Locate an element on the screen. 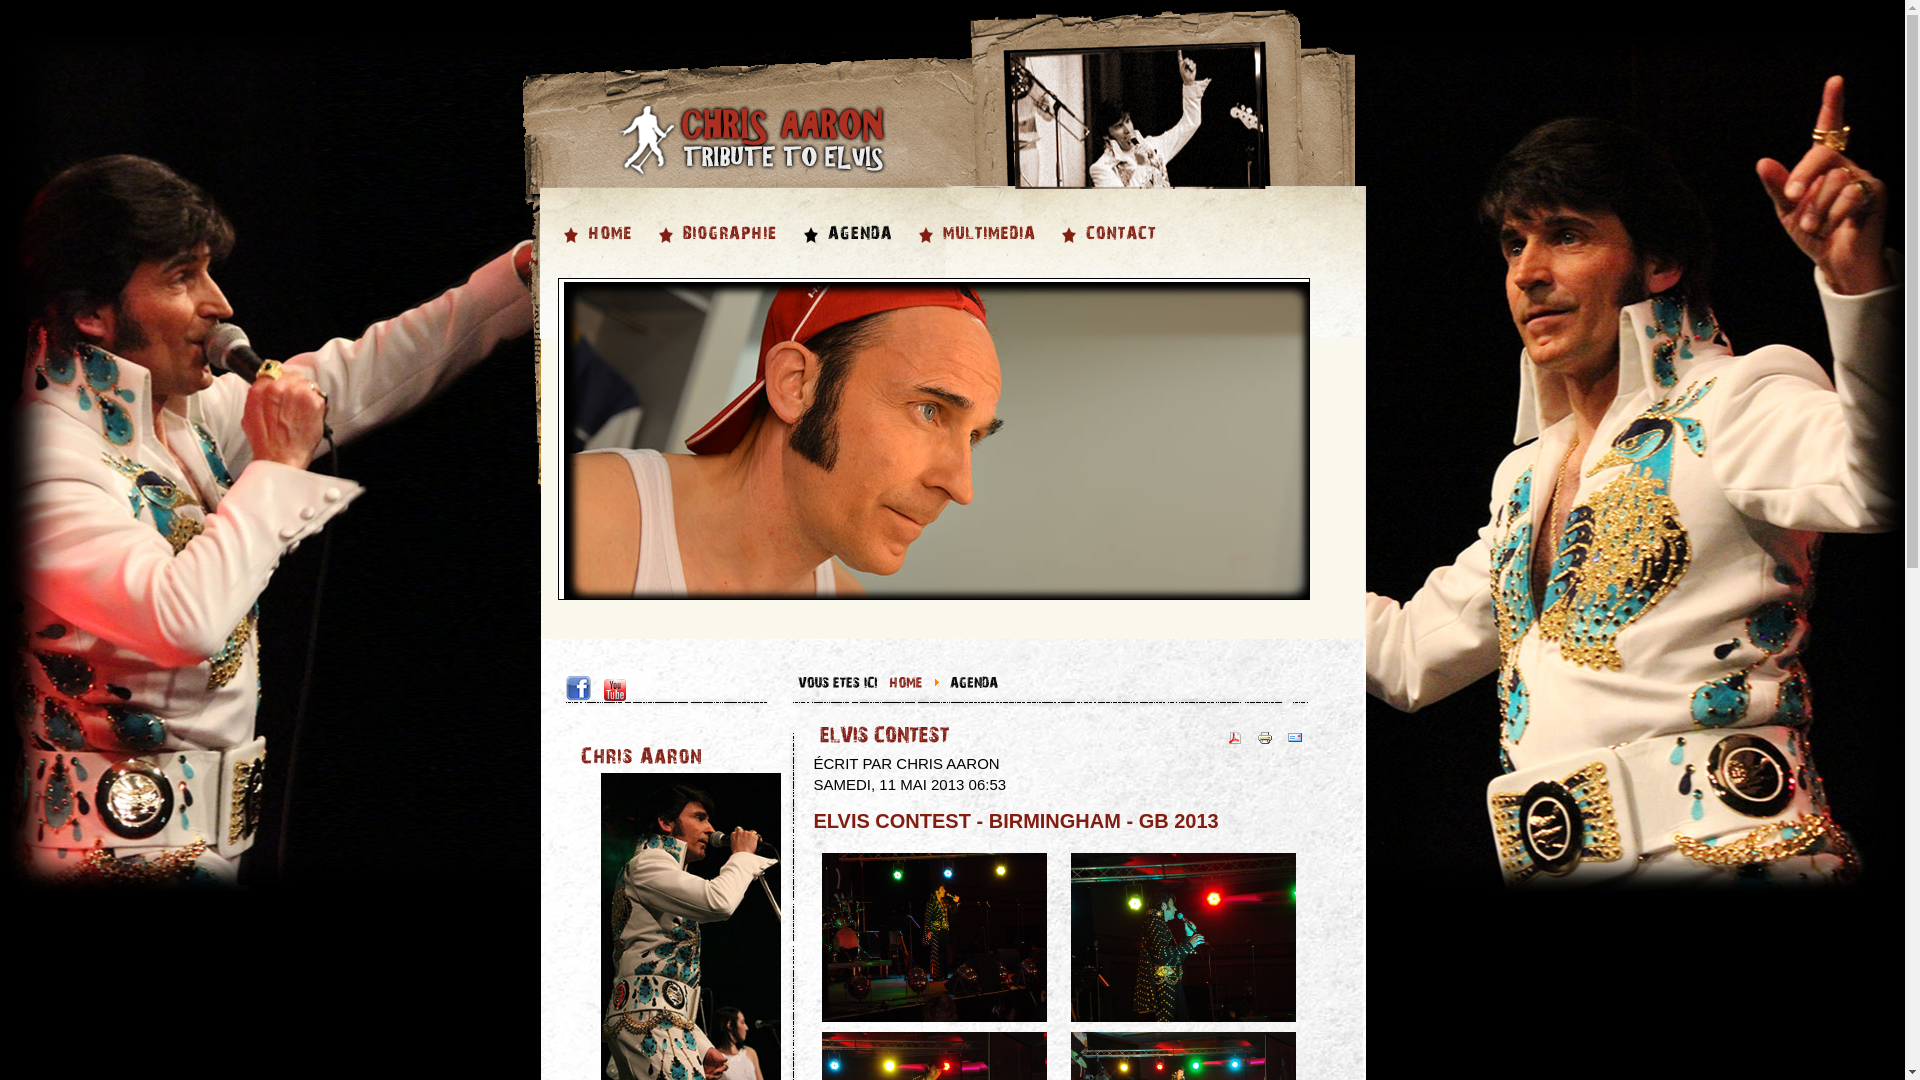 The image size is (1920, 1080). 'Imprimer' is located at coordinates (1264, 743).